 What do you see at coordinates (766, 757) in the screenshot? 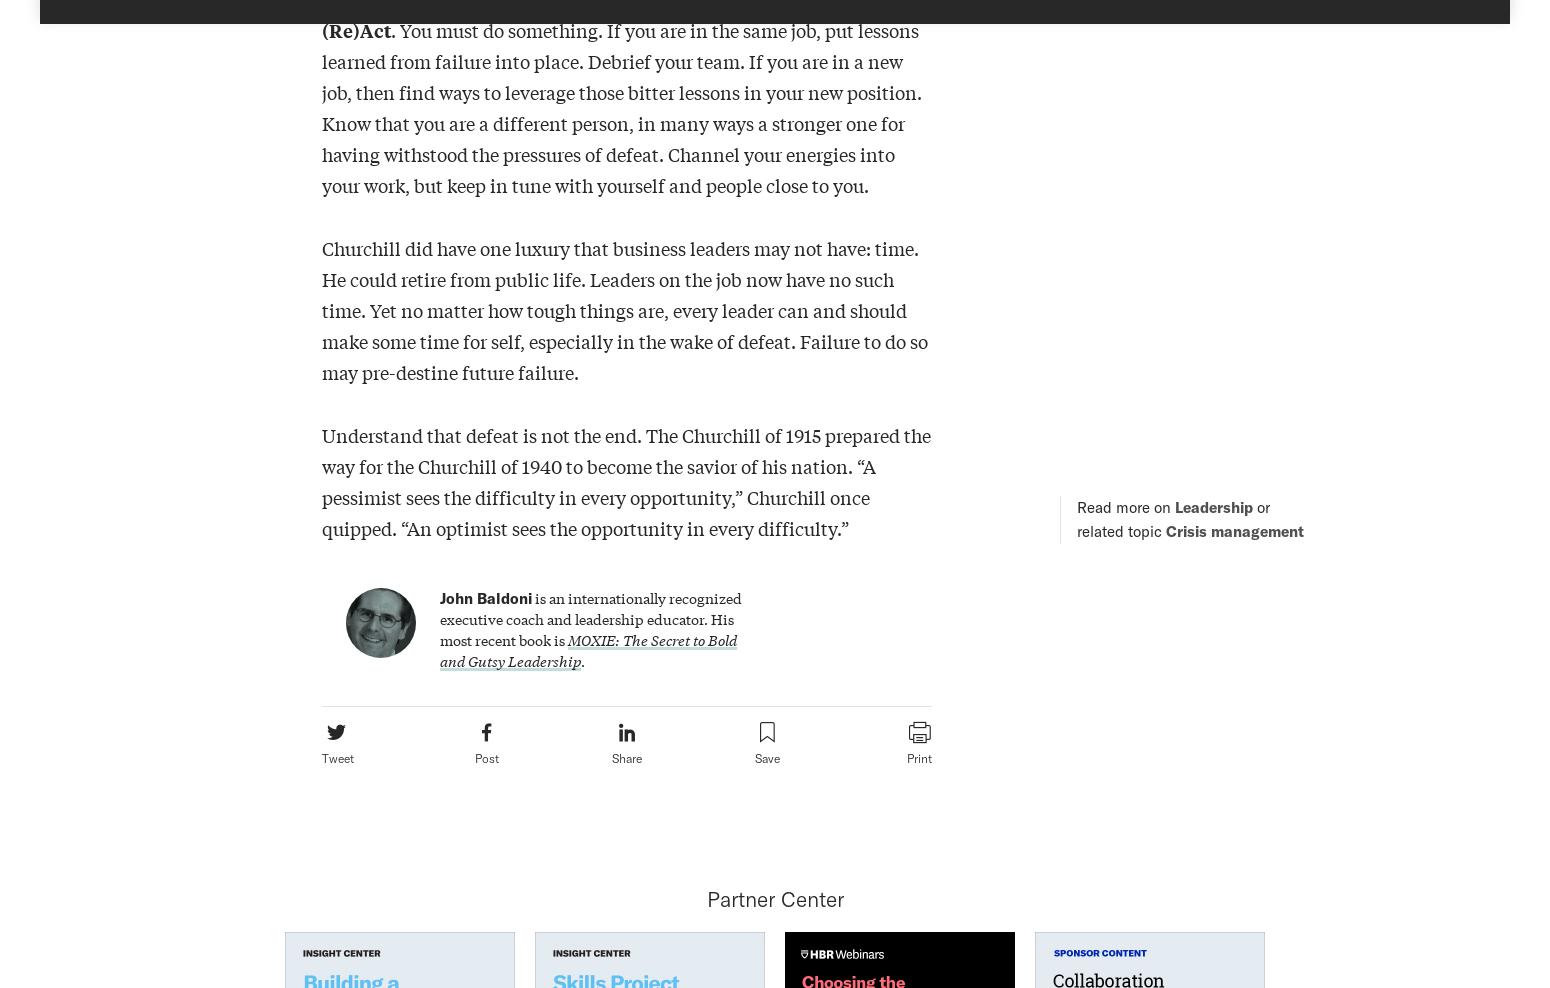
I see `'Save'` at bounding box center [766, 757].